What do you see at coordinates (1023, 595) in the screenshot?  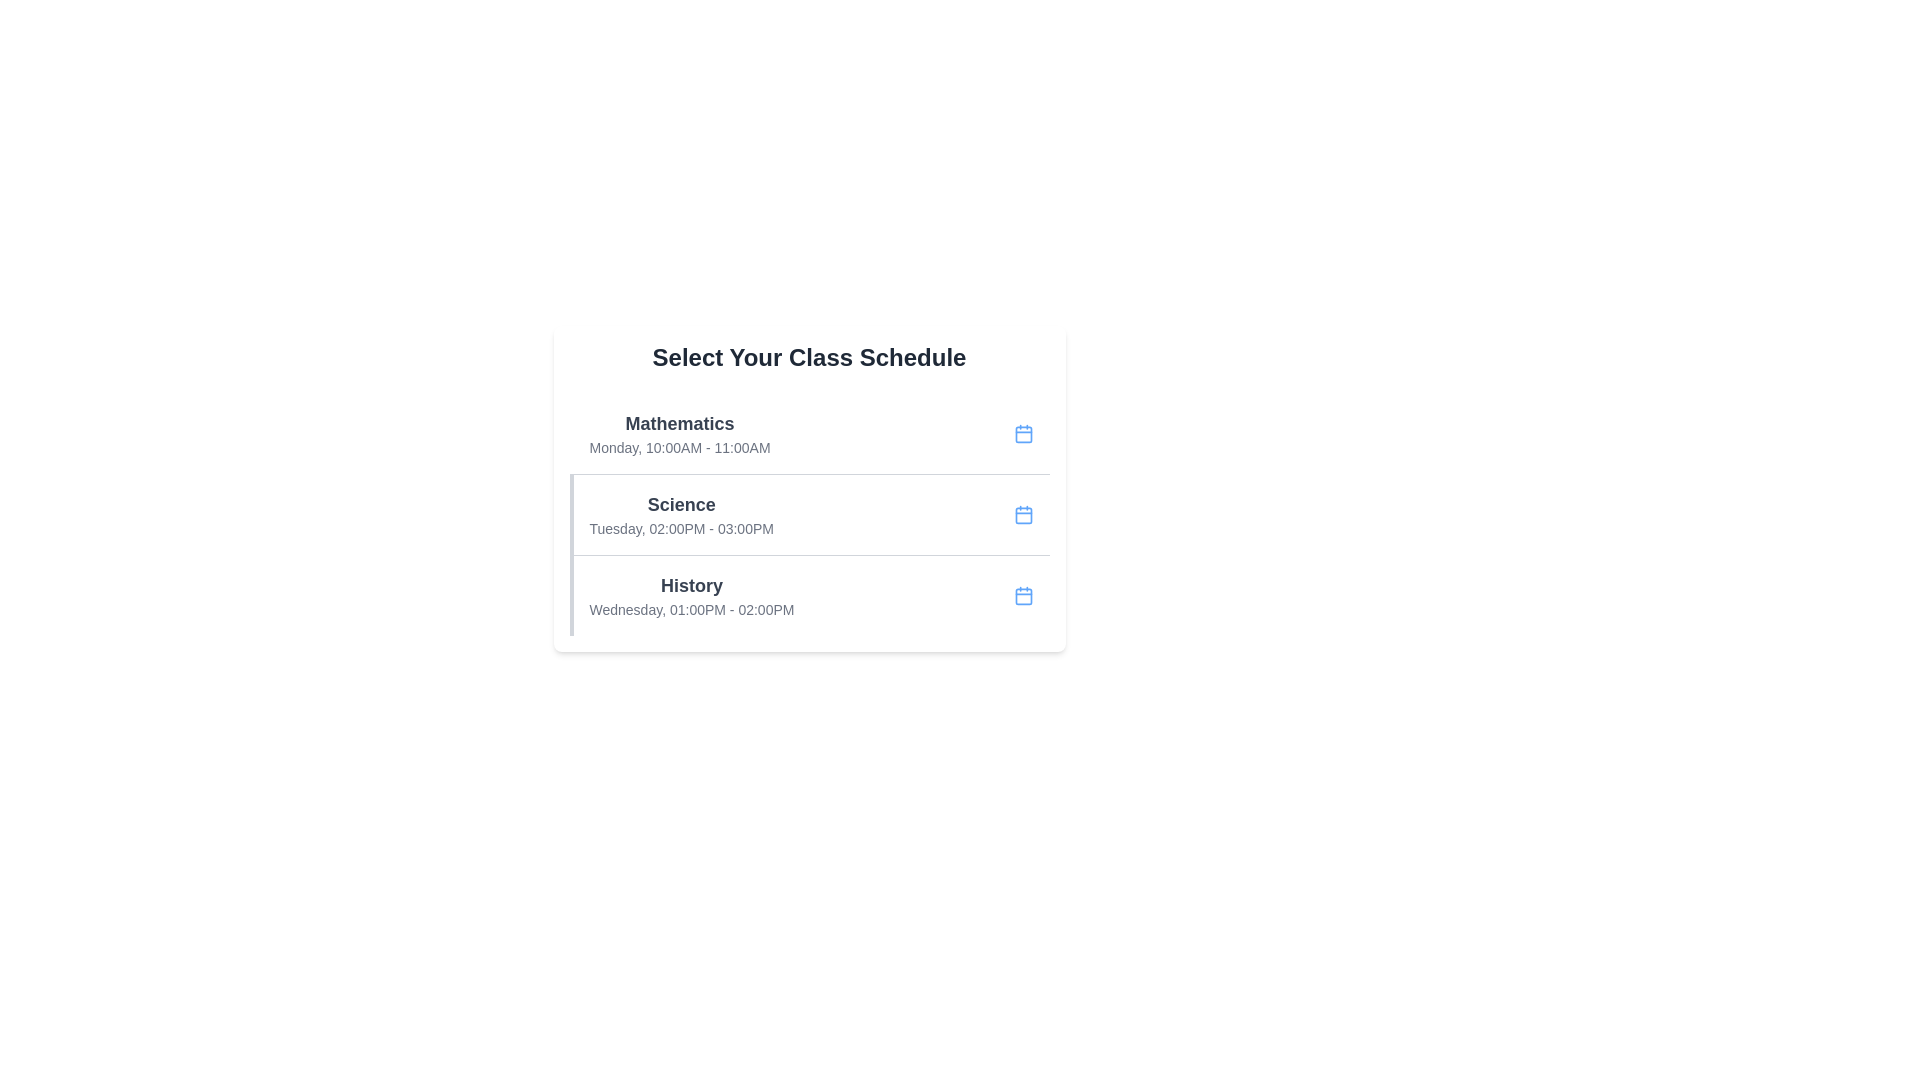 I see `the small blue calendar icon at the far-right end of the 'History' schedule row, adjacent to 'Wednesday, 01:00PM - 02:00PM'` at bounding box center [1023, 595].